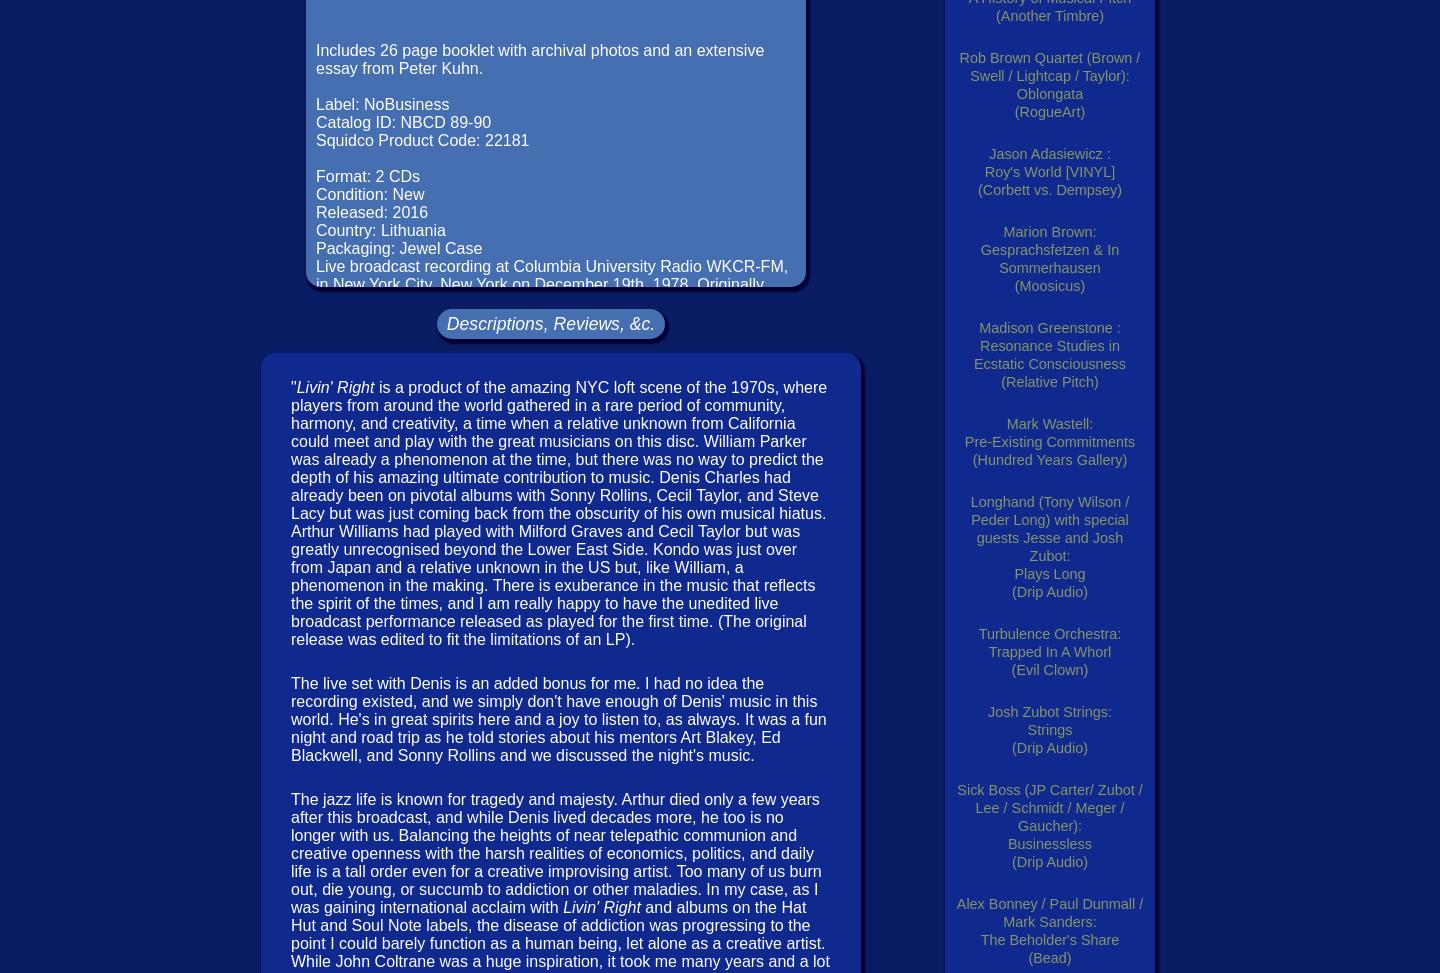 Image resolution: width=1440 pixels, height=973 pixels. What do you see at coordinates (1049, 424) in the screenshot?
I see `'Mark Wastell:'` at bounding box center [1049, 424].